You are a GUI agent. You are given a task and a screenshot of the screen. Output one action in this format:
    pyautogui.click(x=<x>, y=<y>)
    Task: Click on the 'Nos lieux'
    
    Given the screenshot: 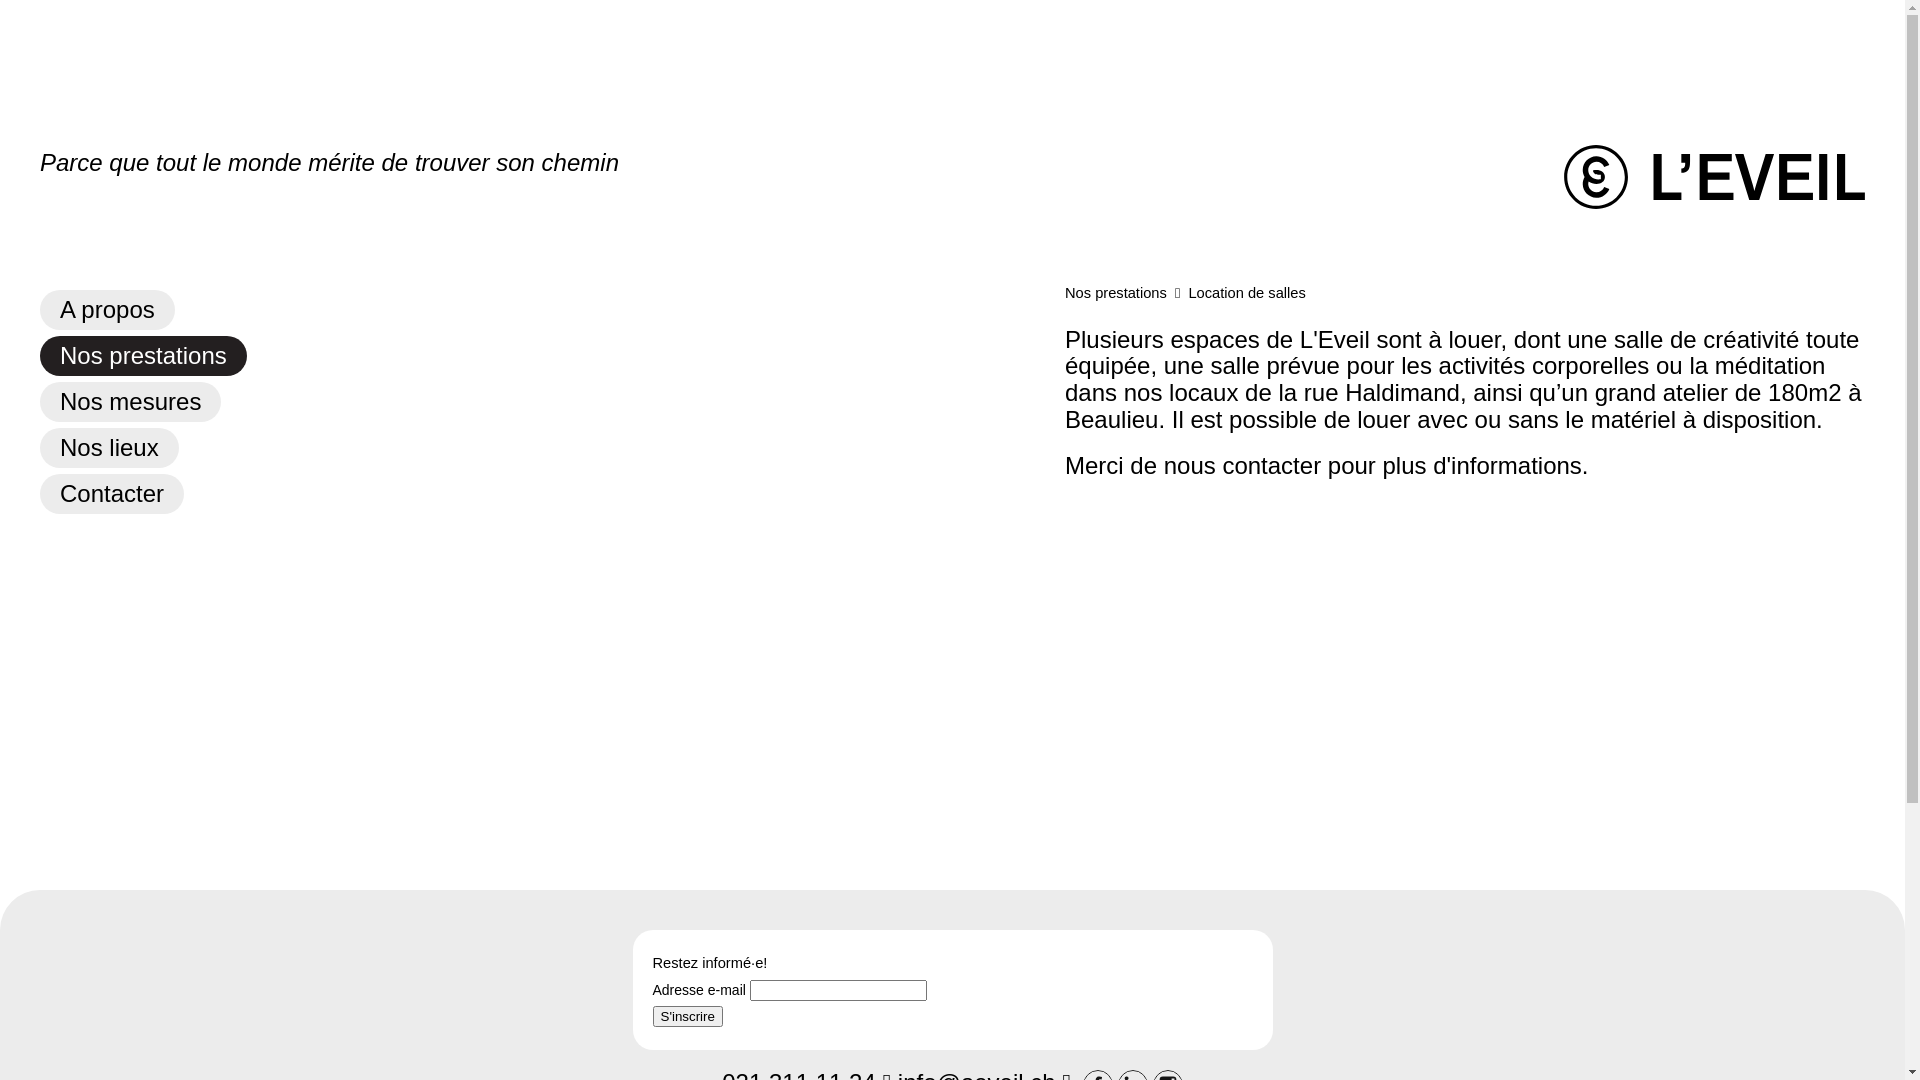 What is the action you would take?
    pyautogui.click(x=108, y=446)
    